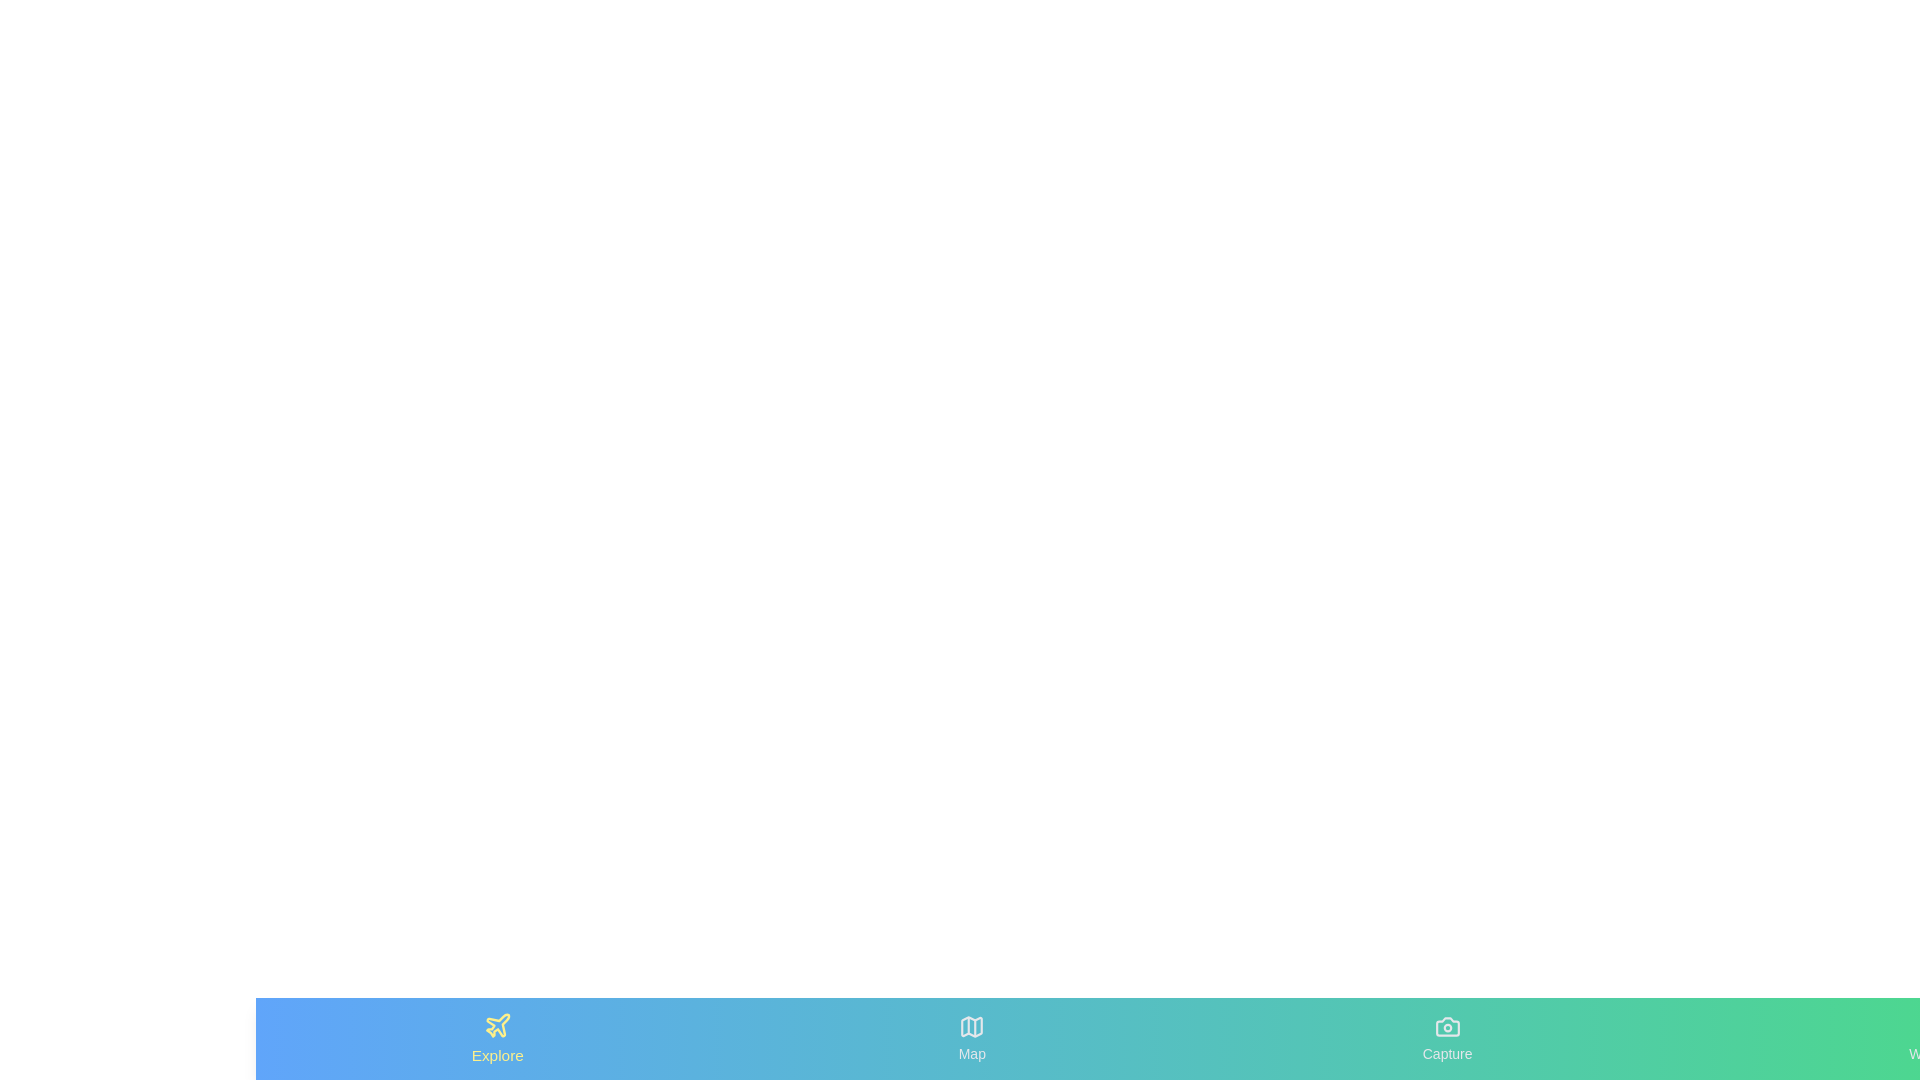 The height and width of the screenshot is (1080, 1920). I want to click on the Capture tab by clicking on it, so click(1448, 1037).